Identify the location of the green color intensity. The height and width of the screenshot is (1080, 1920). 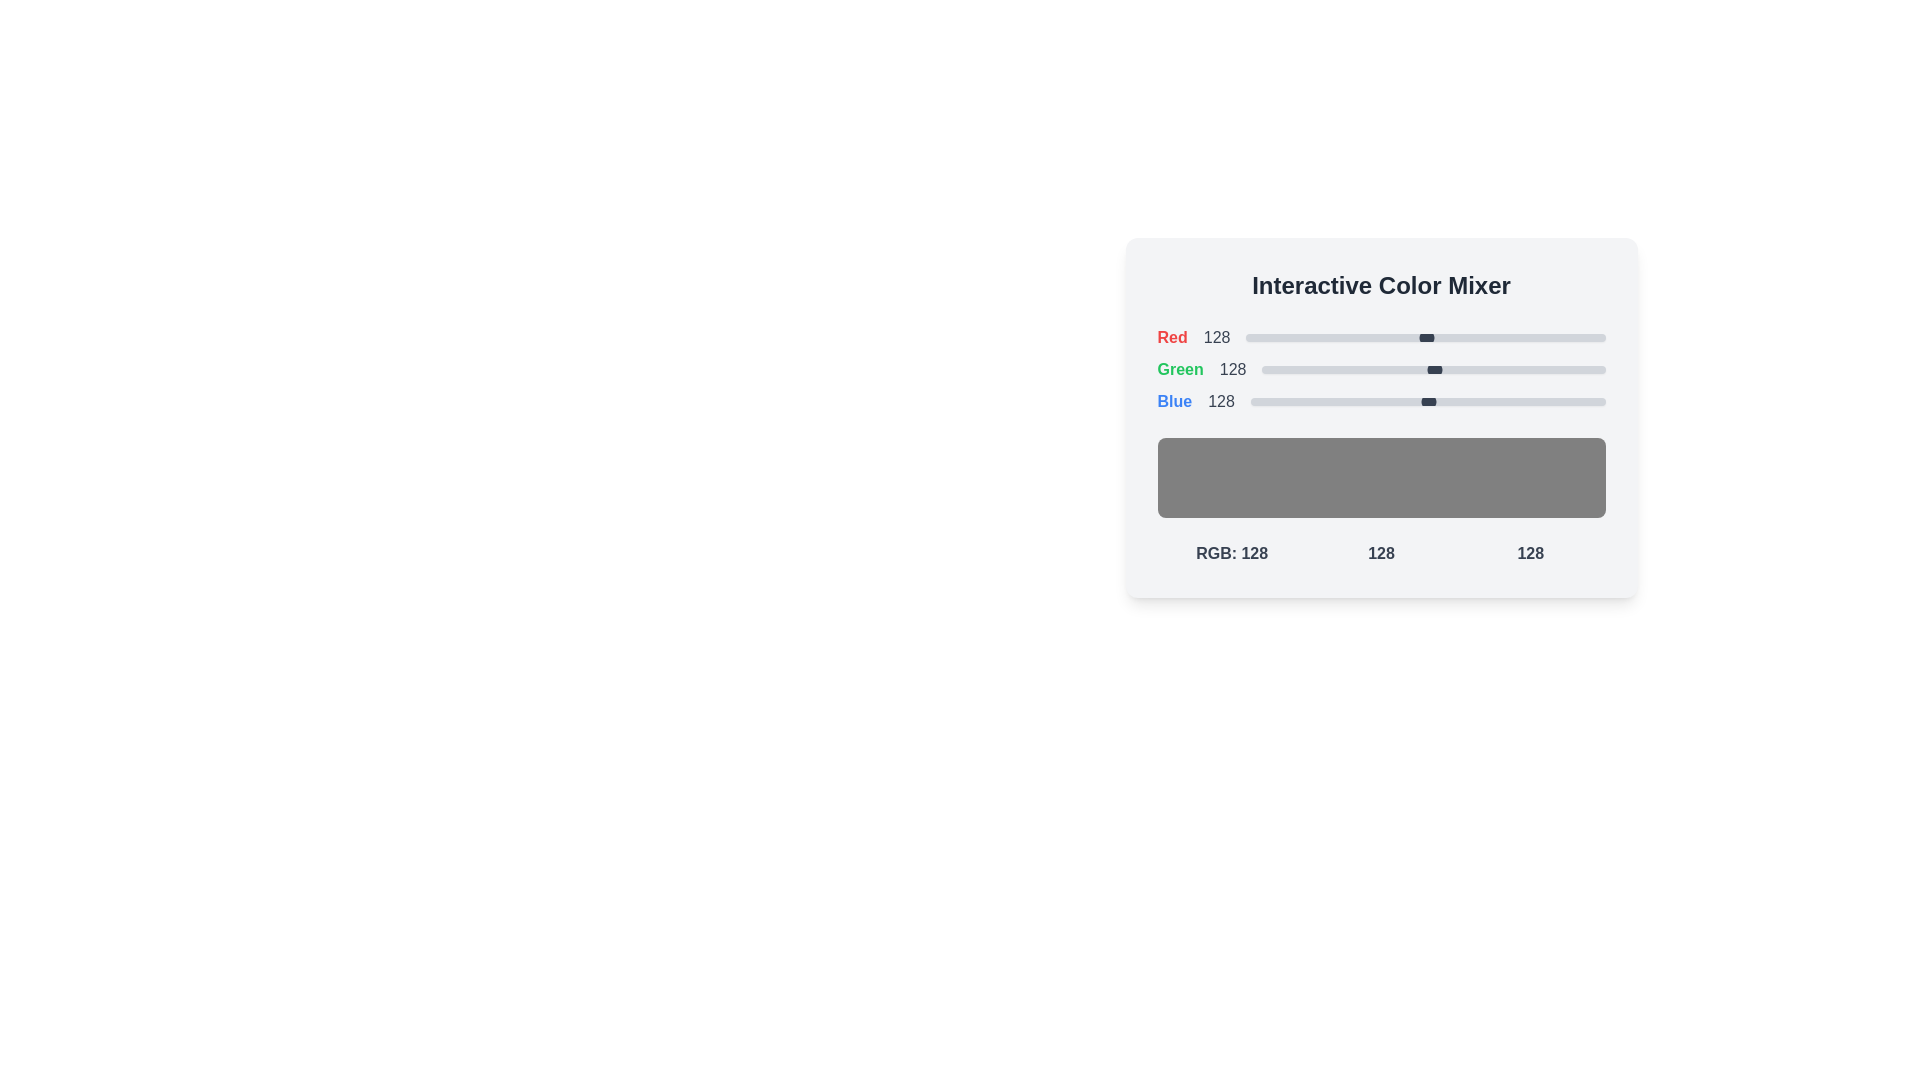
(1550, 370).